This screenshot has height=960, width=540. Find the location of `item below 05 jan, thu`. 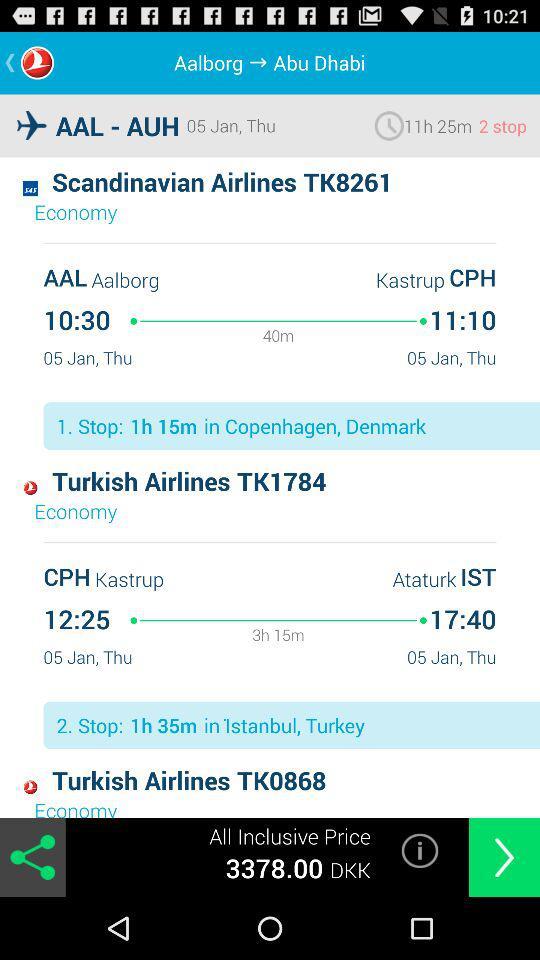

item below 05 jan, thu is located at coordinates (419, 849).